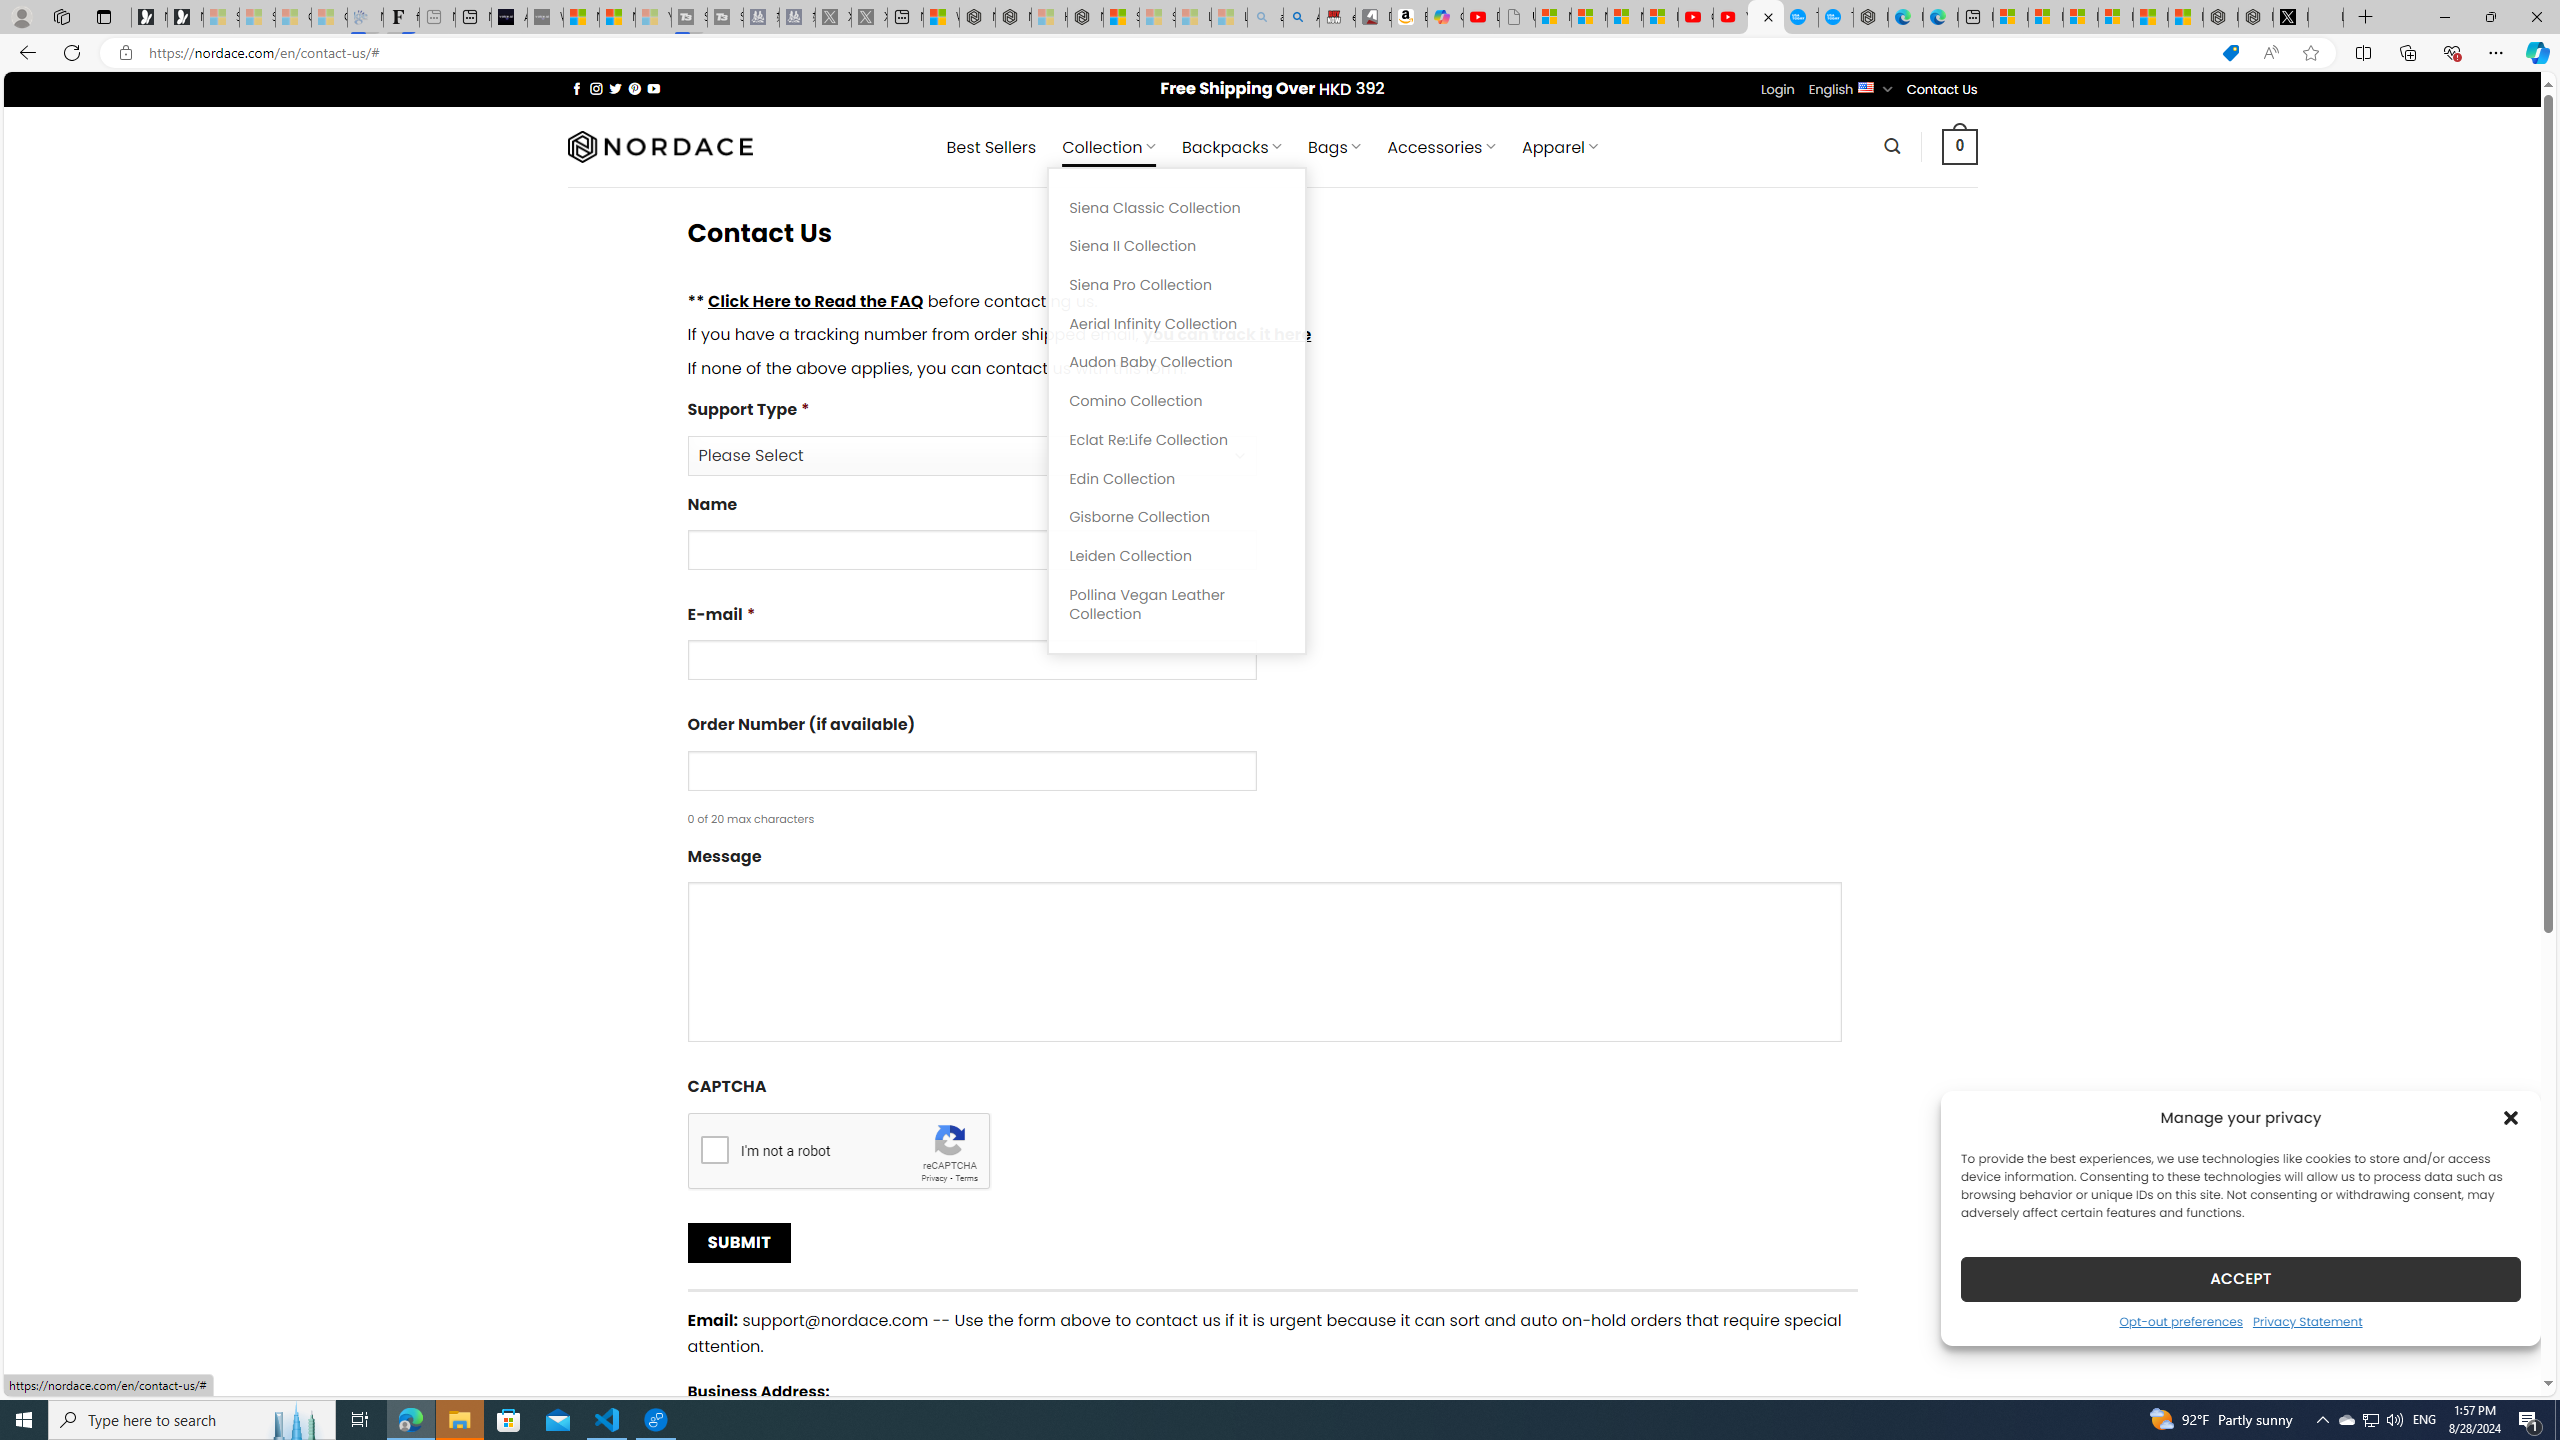  I want to click on 'Siena Pro Collection', so click(1177, 284).